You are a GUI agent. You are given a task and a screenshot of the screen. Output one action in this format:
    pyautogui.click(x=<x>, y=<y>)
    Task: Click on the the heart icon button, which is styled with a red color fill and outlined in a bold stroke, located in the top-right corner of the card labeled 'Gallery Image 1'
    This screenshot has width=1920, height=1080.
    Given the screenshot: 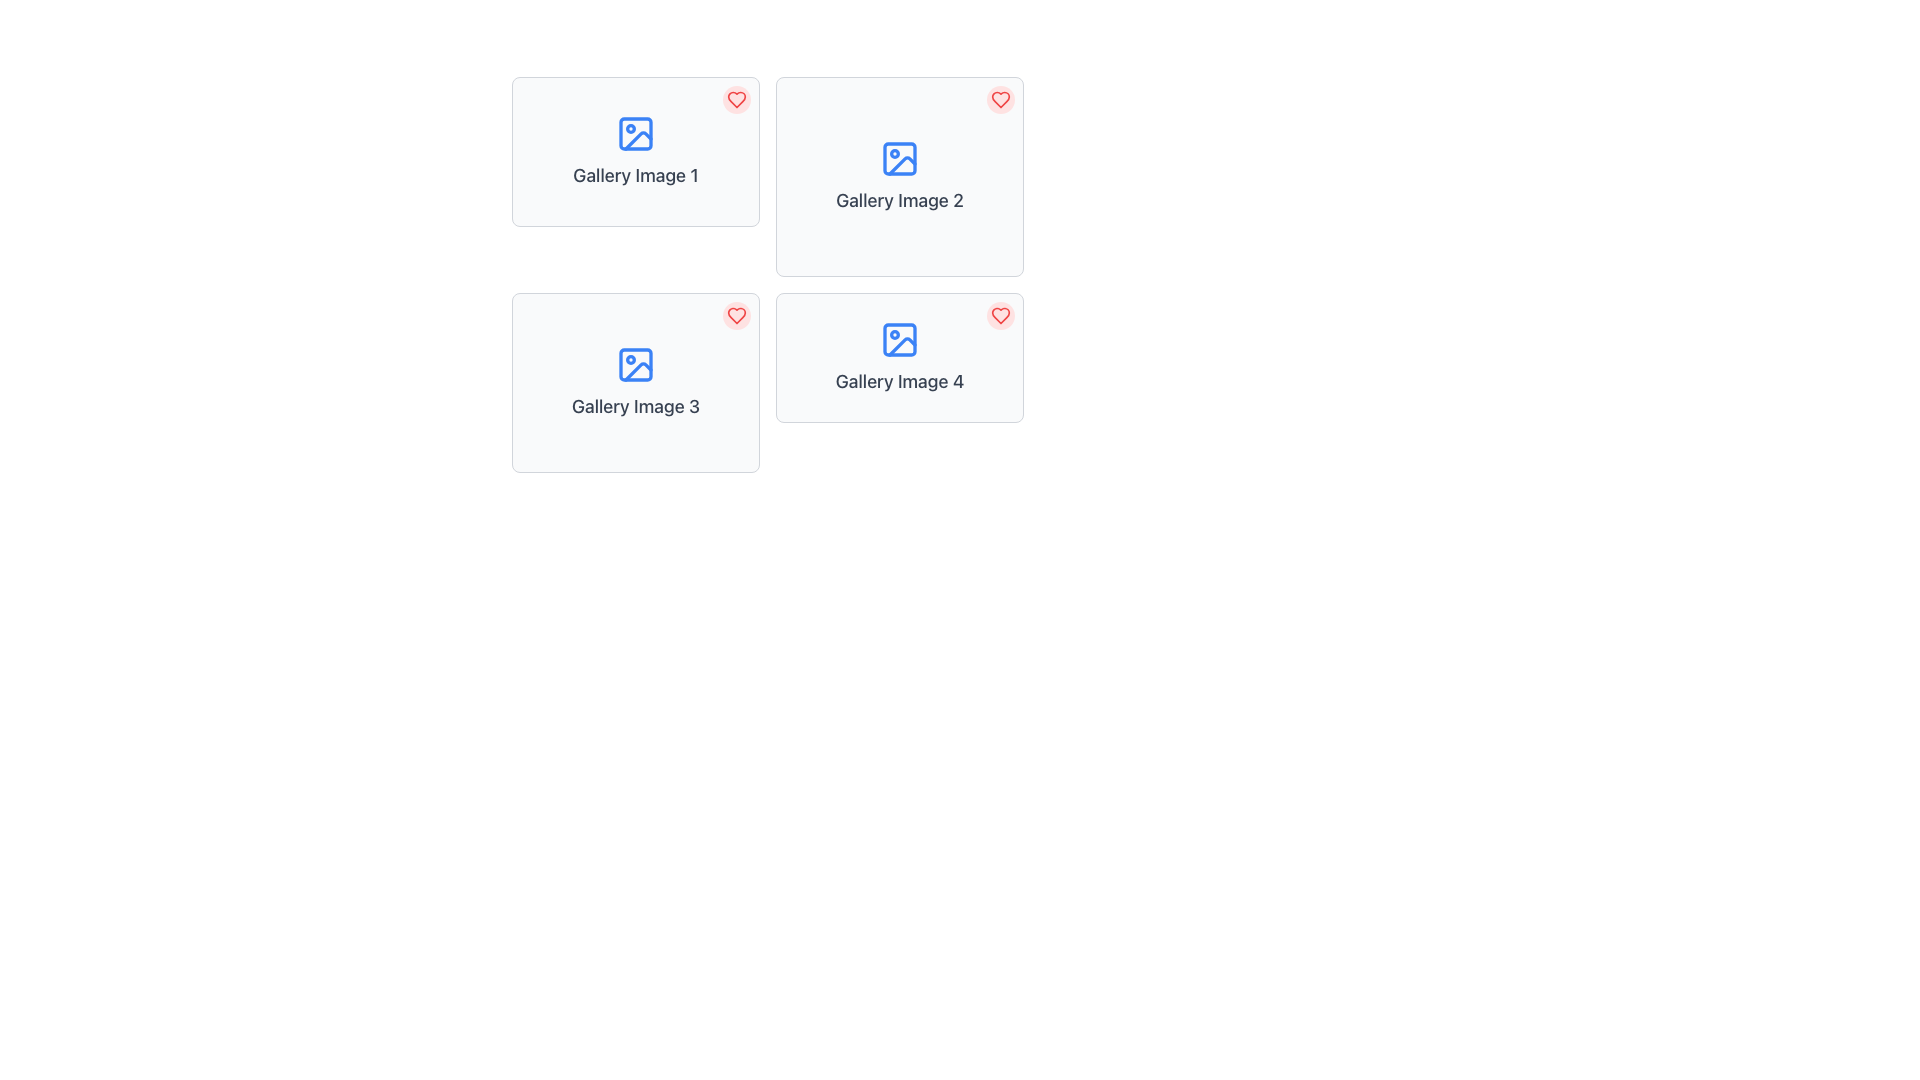 What is the action you would take?
    pyautogui.click(x=736, y=100)
    